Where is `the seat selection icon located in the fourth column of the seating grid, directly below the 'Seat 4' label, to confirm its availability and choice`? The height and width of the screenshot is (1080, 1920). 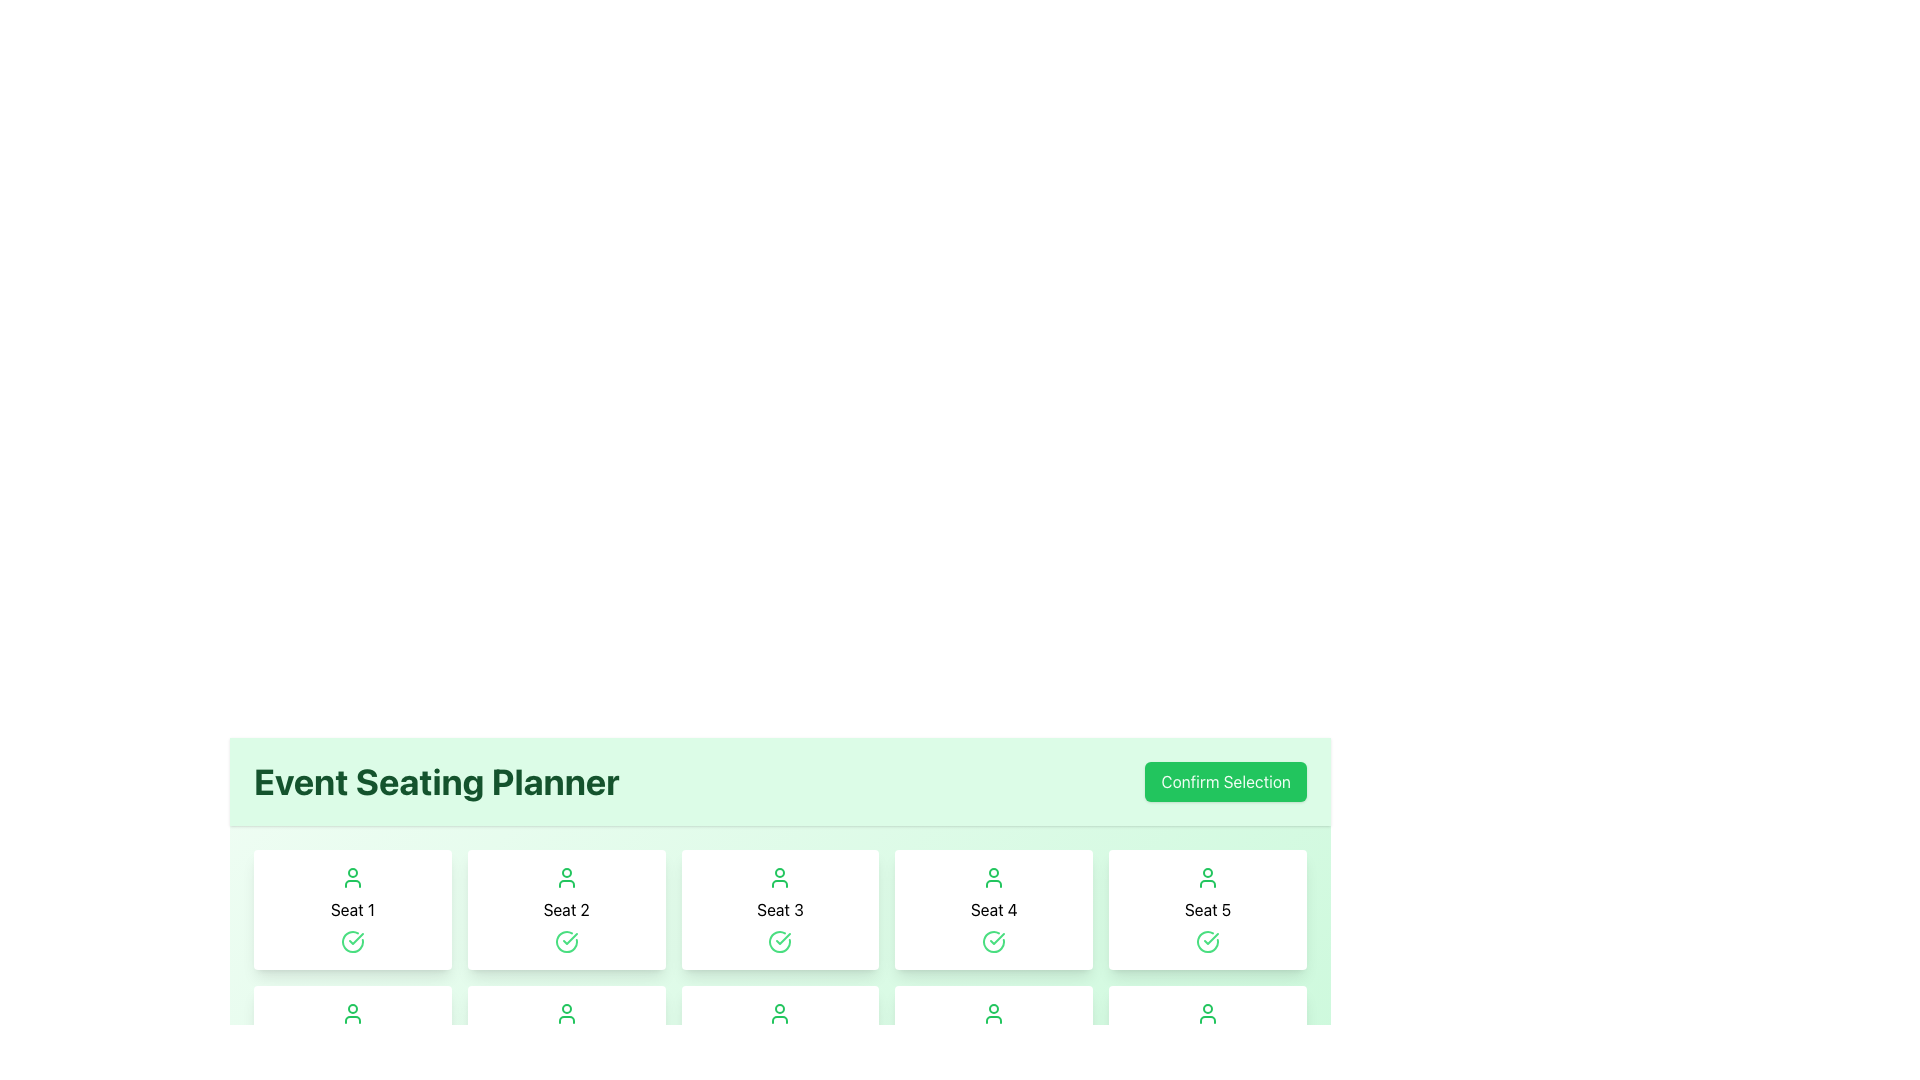
the seat selection icon located in the fourth column of the seating grid, directly below the 'Seat 4' label, to confirm its availability and choice is located at coordinates (994, 941).